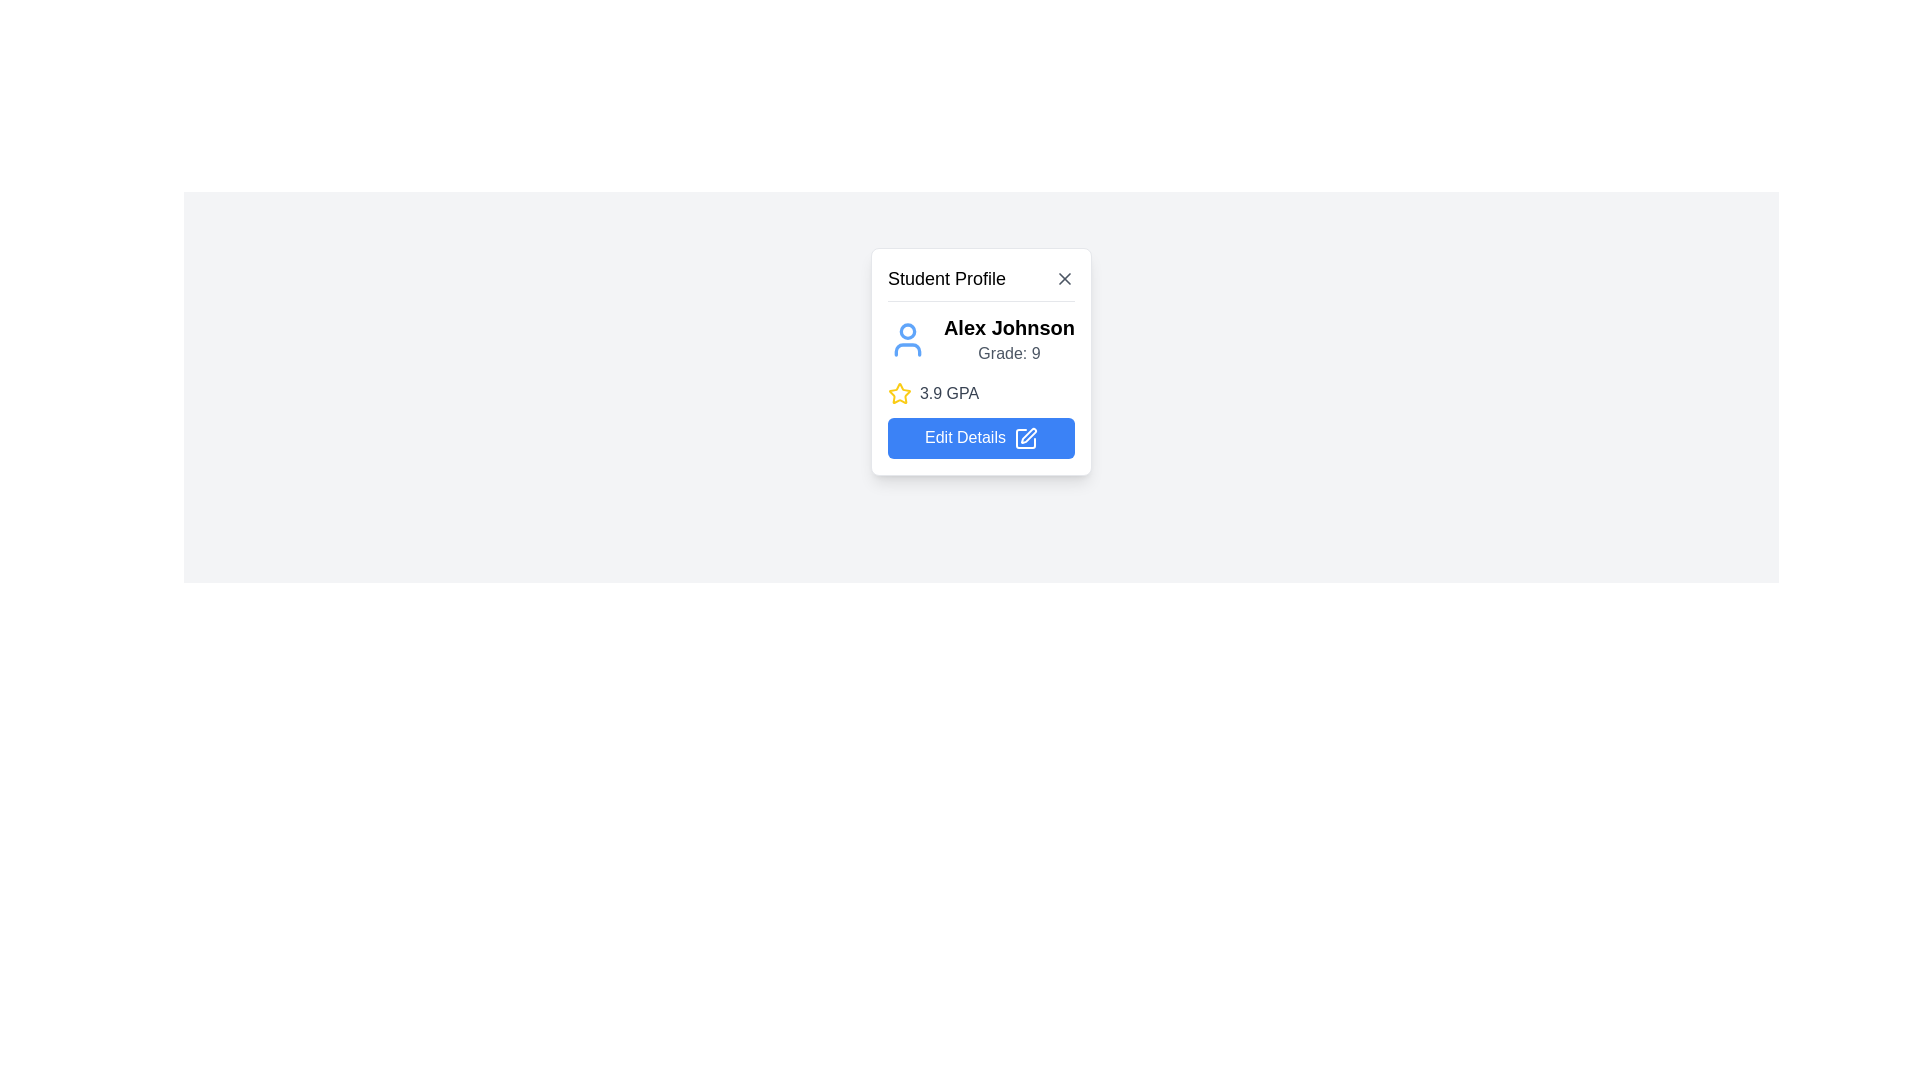 The height and width of the screenshot is (1080, 1920). What do you see at coordinates (1009, 338) in the screenshot?
I see `the Text Display element that shows the name and grade of a student, which is centrally located within a card structure and directly to the right of an icon` at bounding box center [1009, 338].